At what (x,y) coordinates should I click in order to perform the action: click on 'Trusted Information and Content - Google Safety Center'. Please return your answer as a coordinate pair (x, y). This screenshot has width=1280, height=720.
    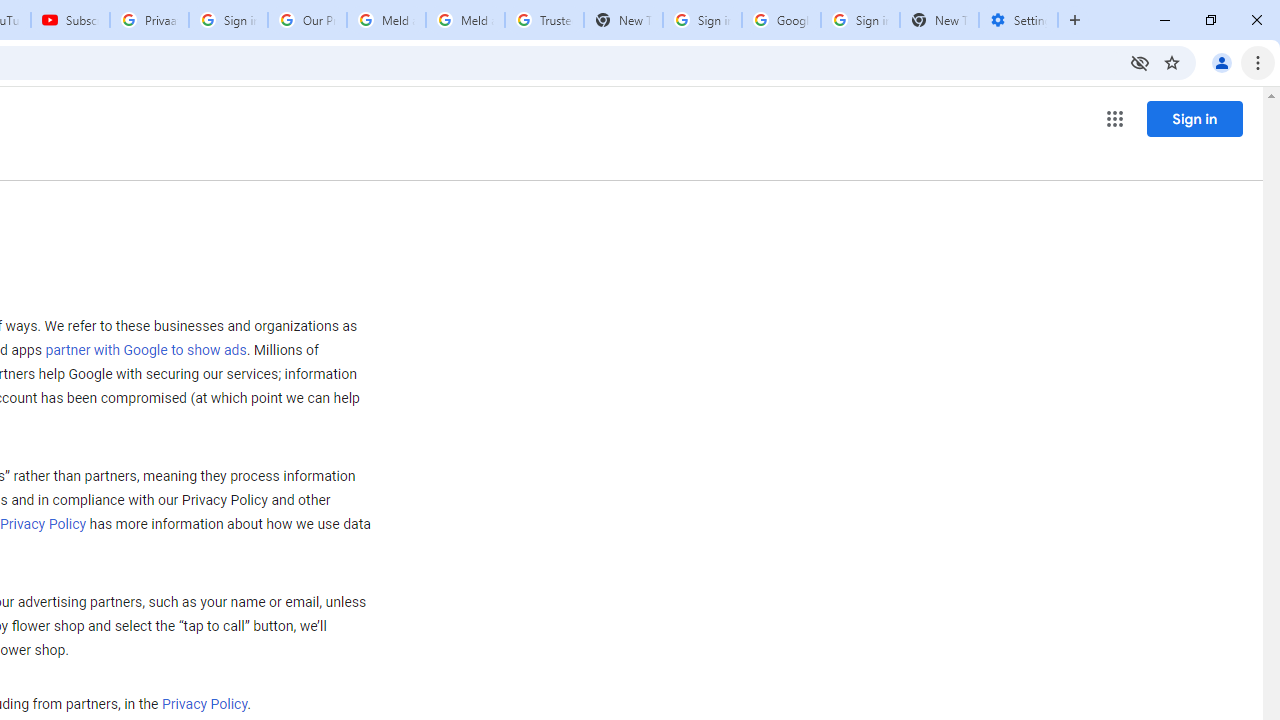
    Looking at the image, I should click on (544, 20).